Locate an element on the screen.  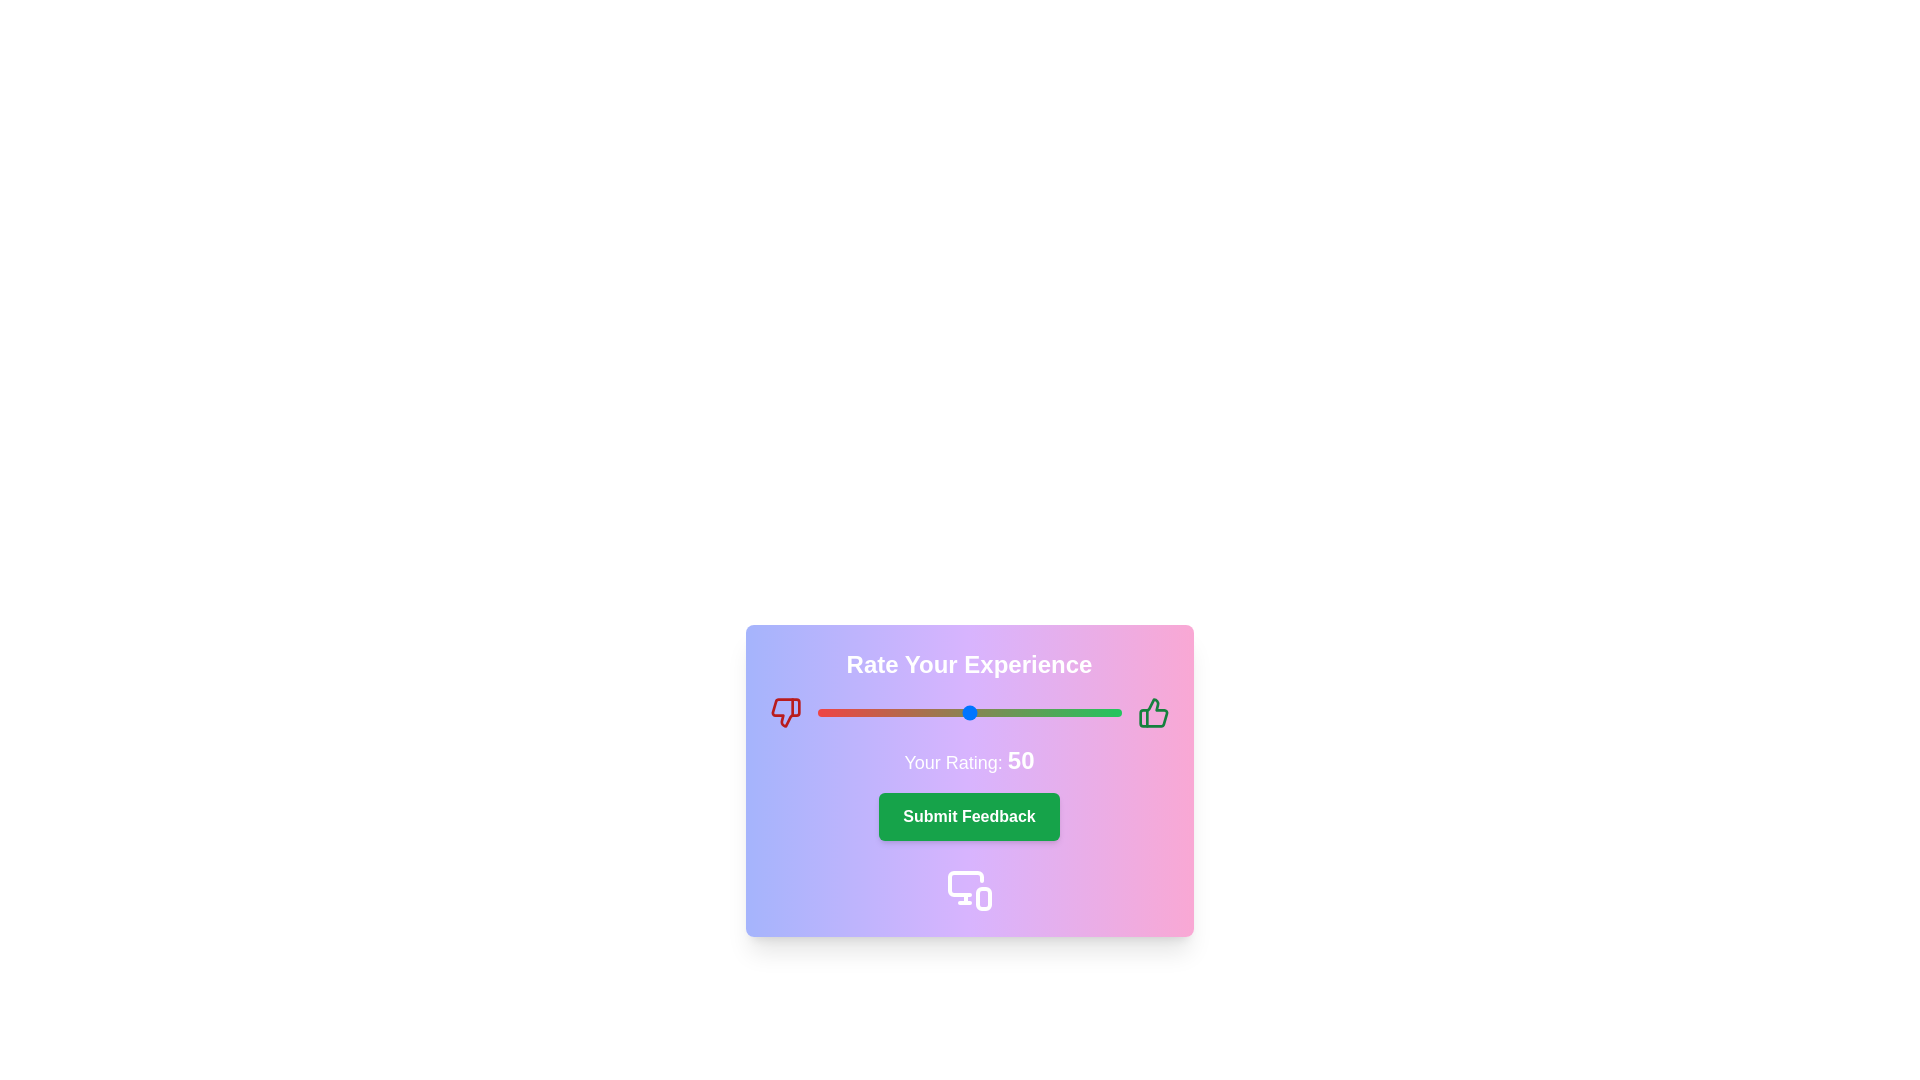
the slider to a specific rating value, 91 is located at coordinates (1093, 712).